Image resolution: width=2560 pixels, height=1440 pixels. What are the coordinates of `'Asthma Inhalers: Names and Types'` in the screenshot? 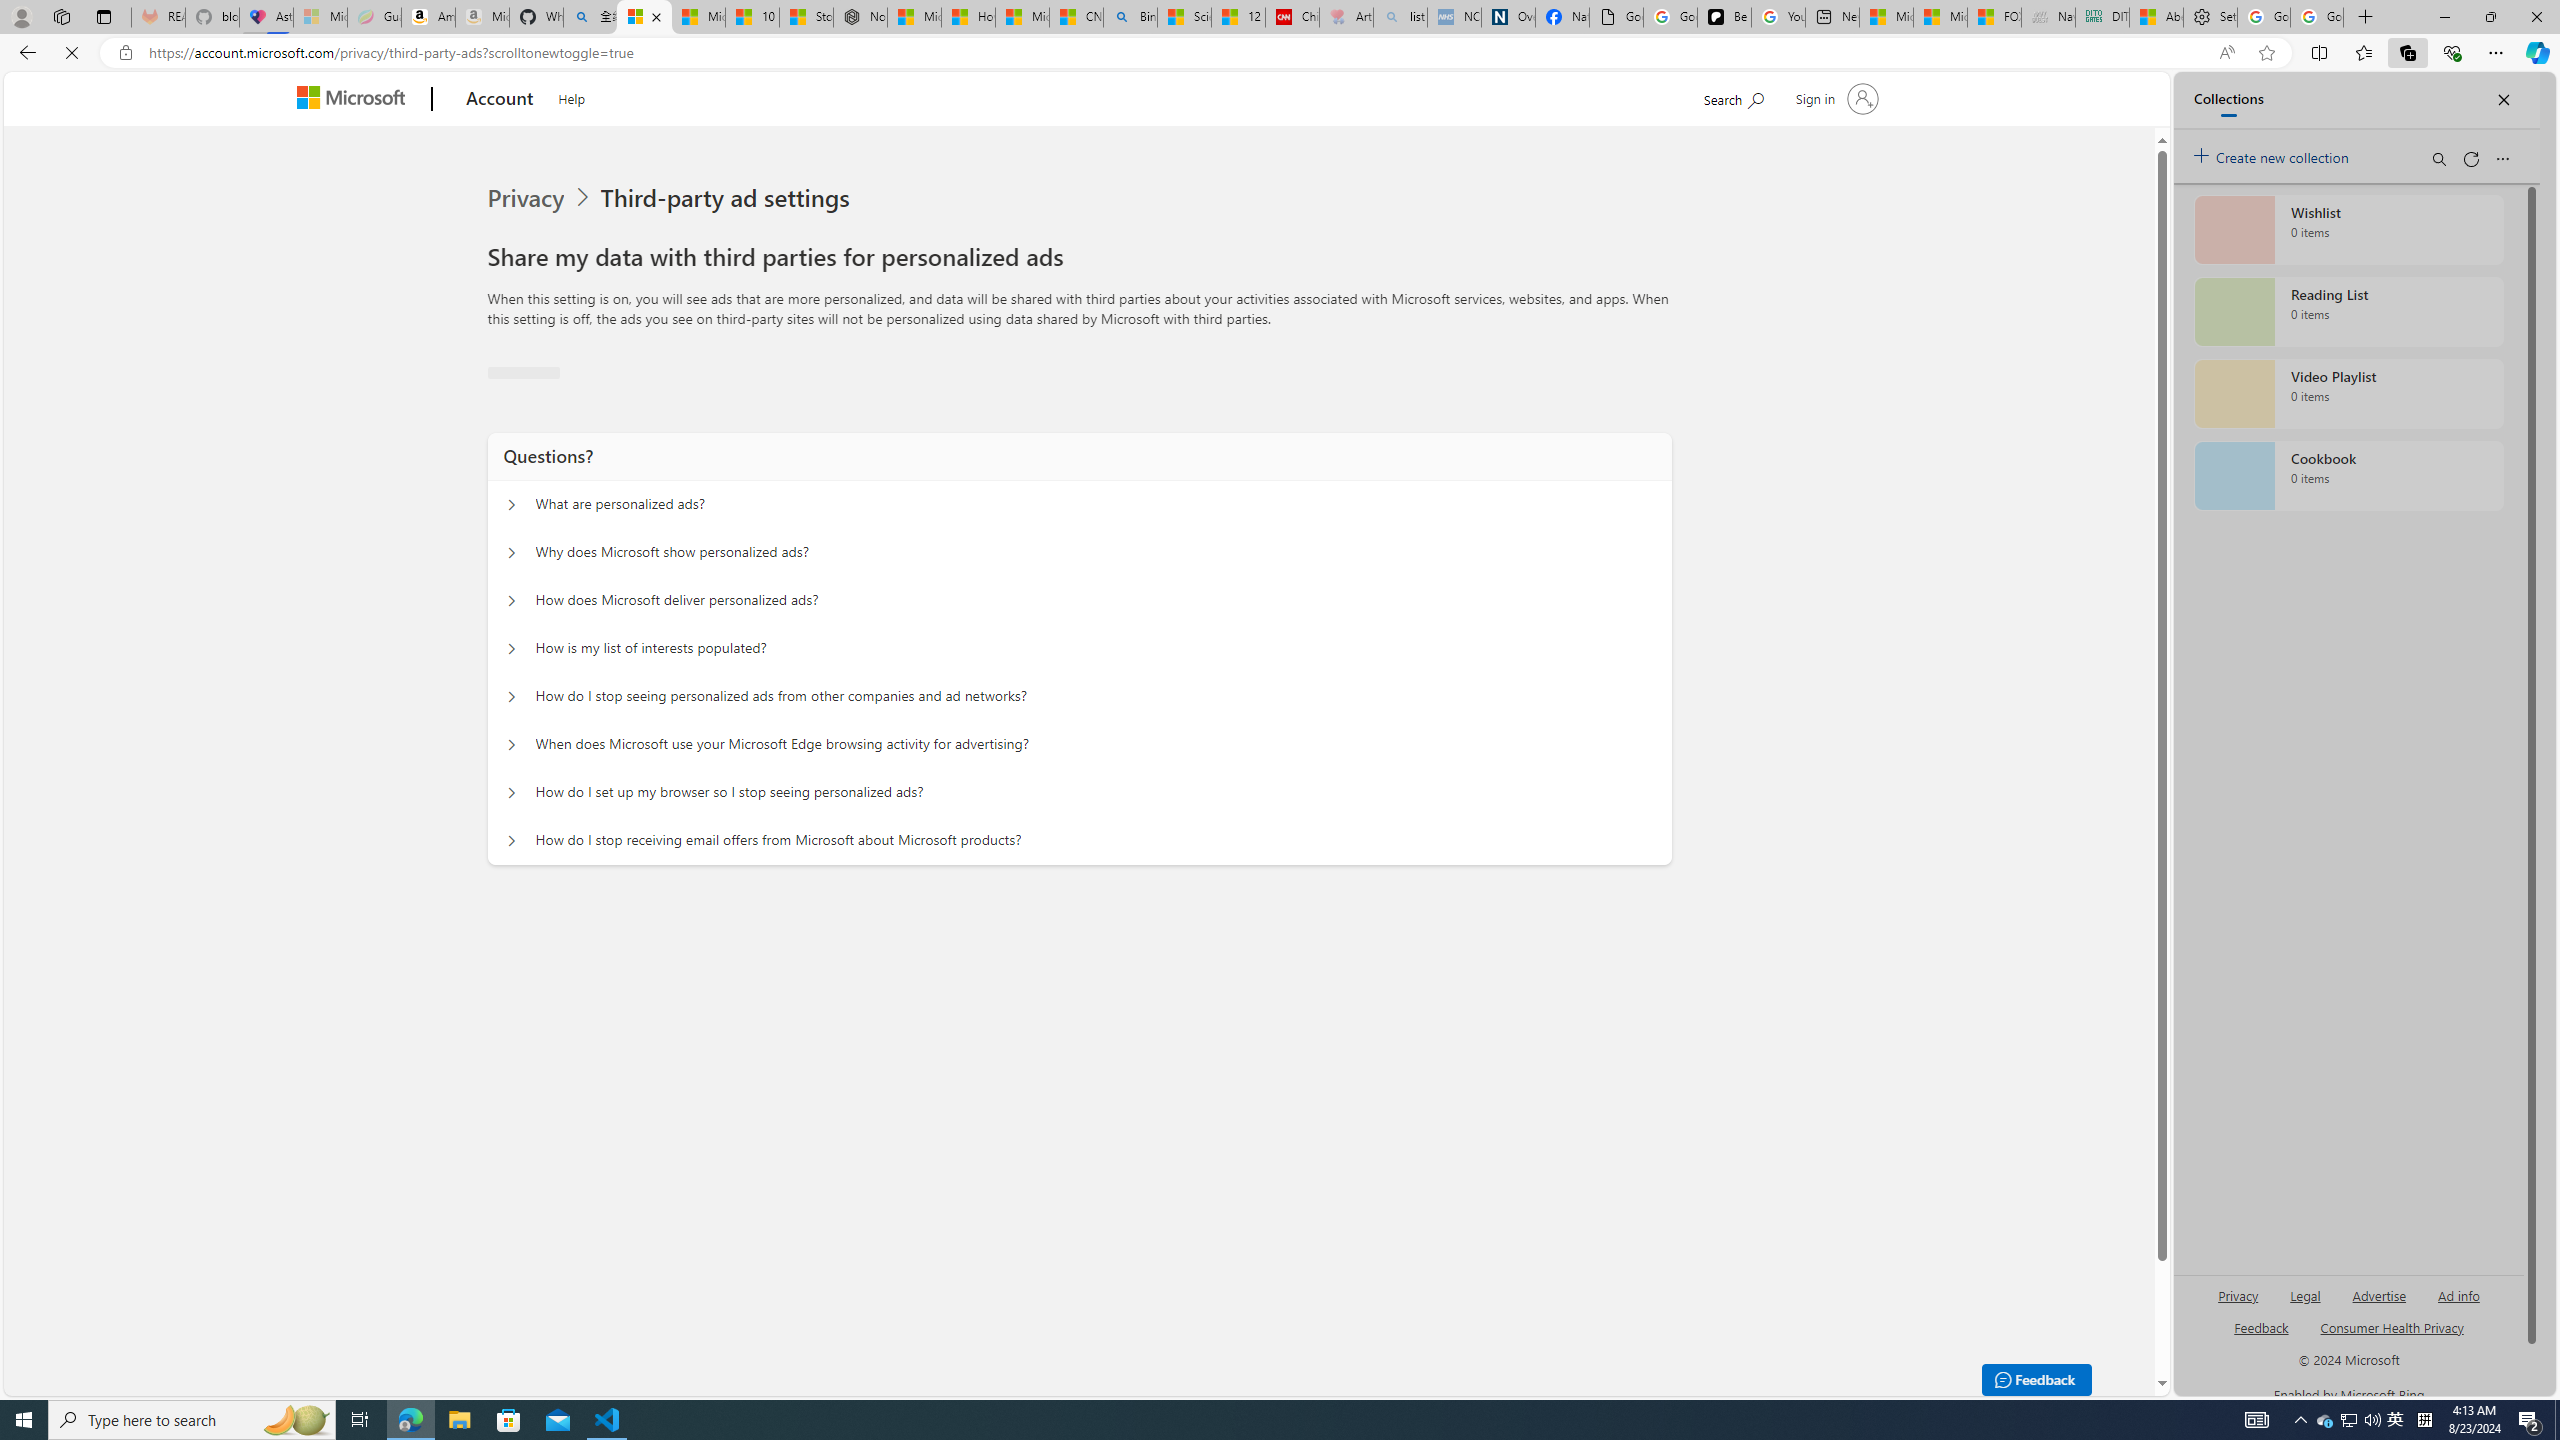 It's located at (265, 16).